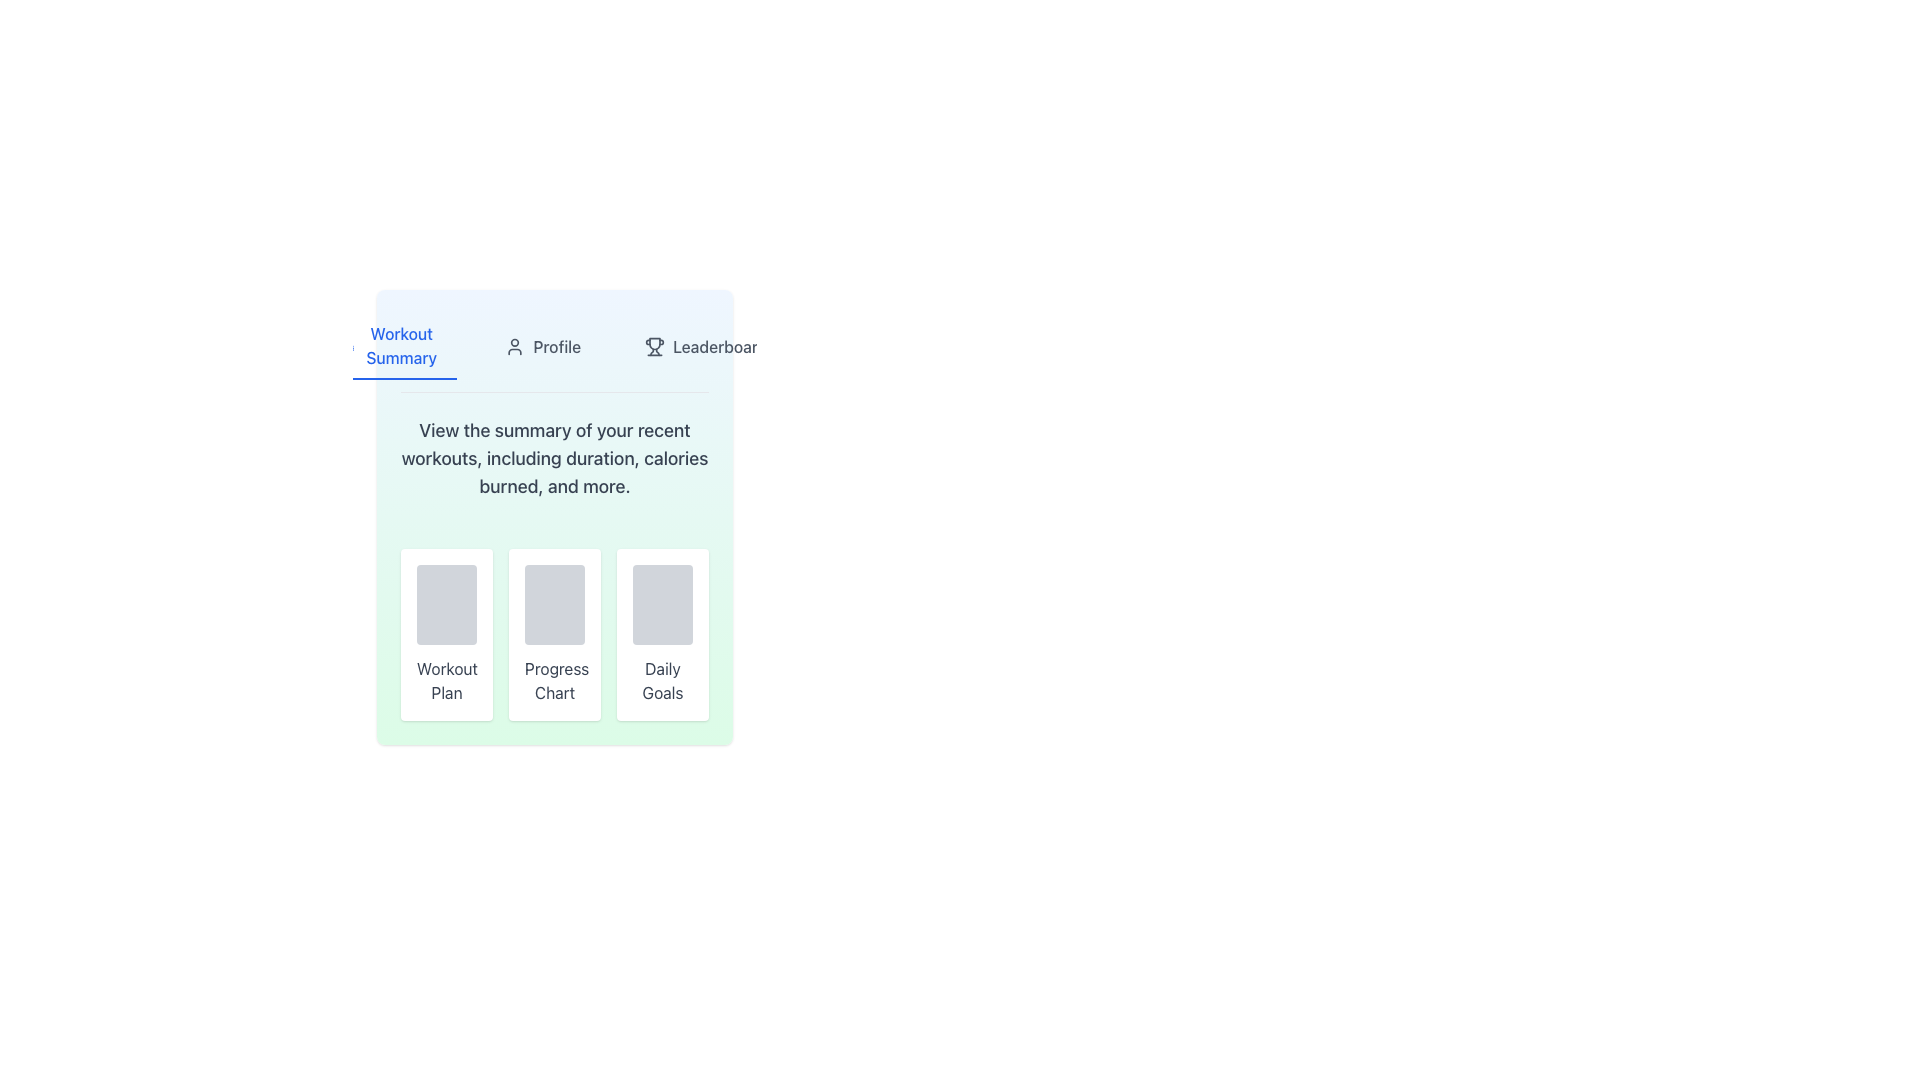 The image size is (1920, 1080). What do you see at coordinates (392, 346) in the screenshot?
I see `the 'Workout Summary' tab in the top navigation bar` at bounding box center [392, 346].